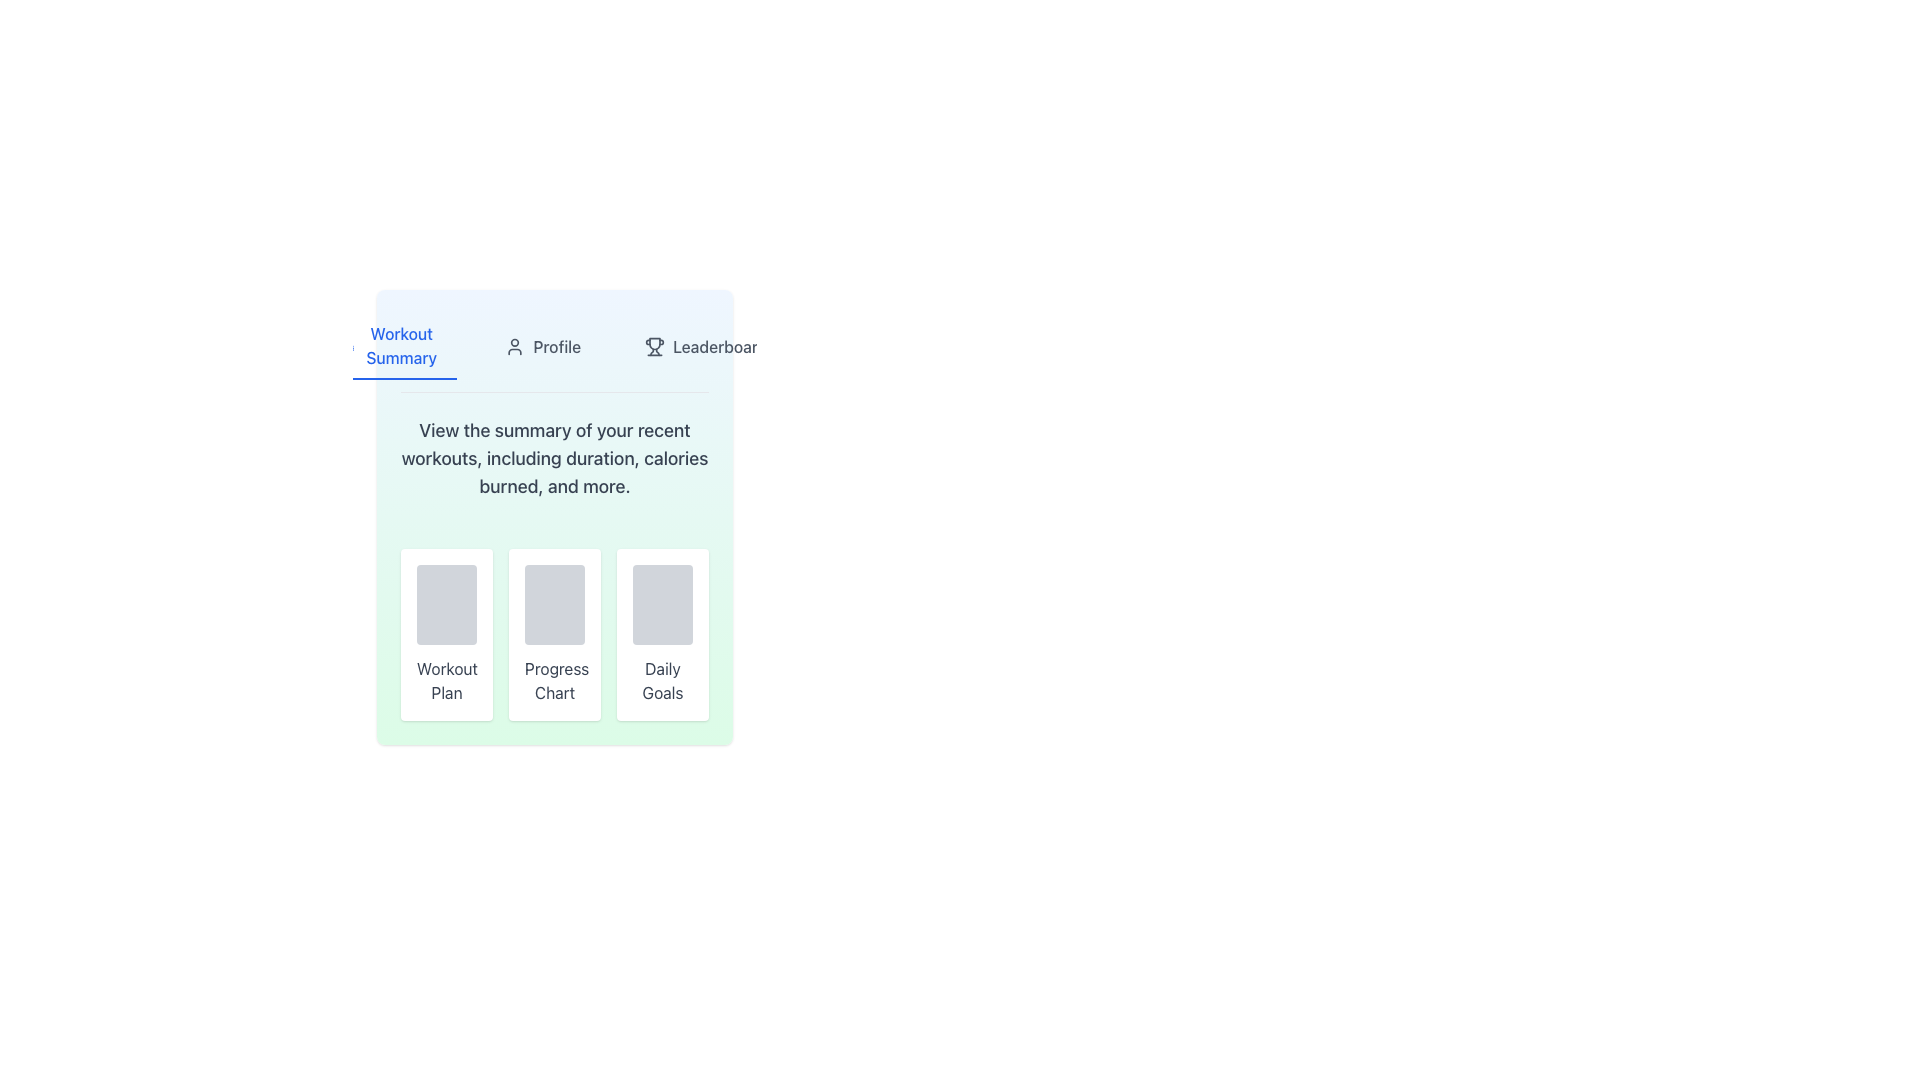 The image size is (1920, 1080). What do you see at coordinates (392, 346) in the screenshot?
I see `the 'Workout Summary' tab in the top navigation bar` at bounding box center [392, 346].